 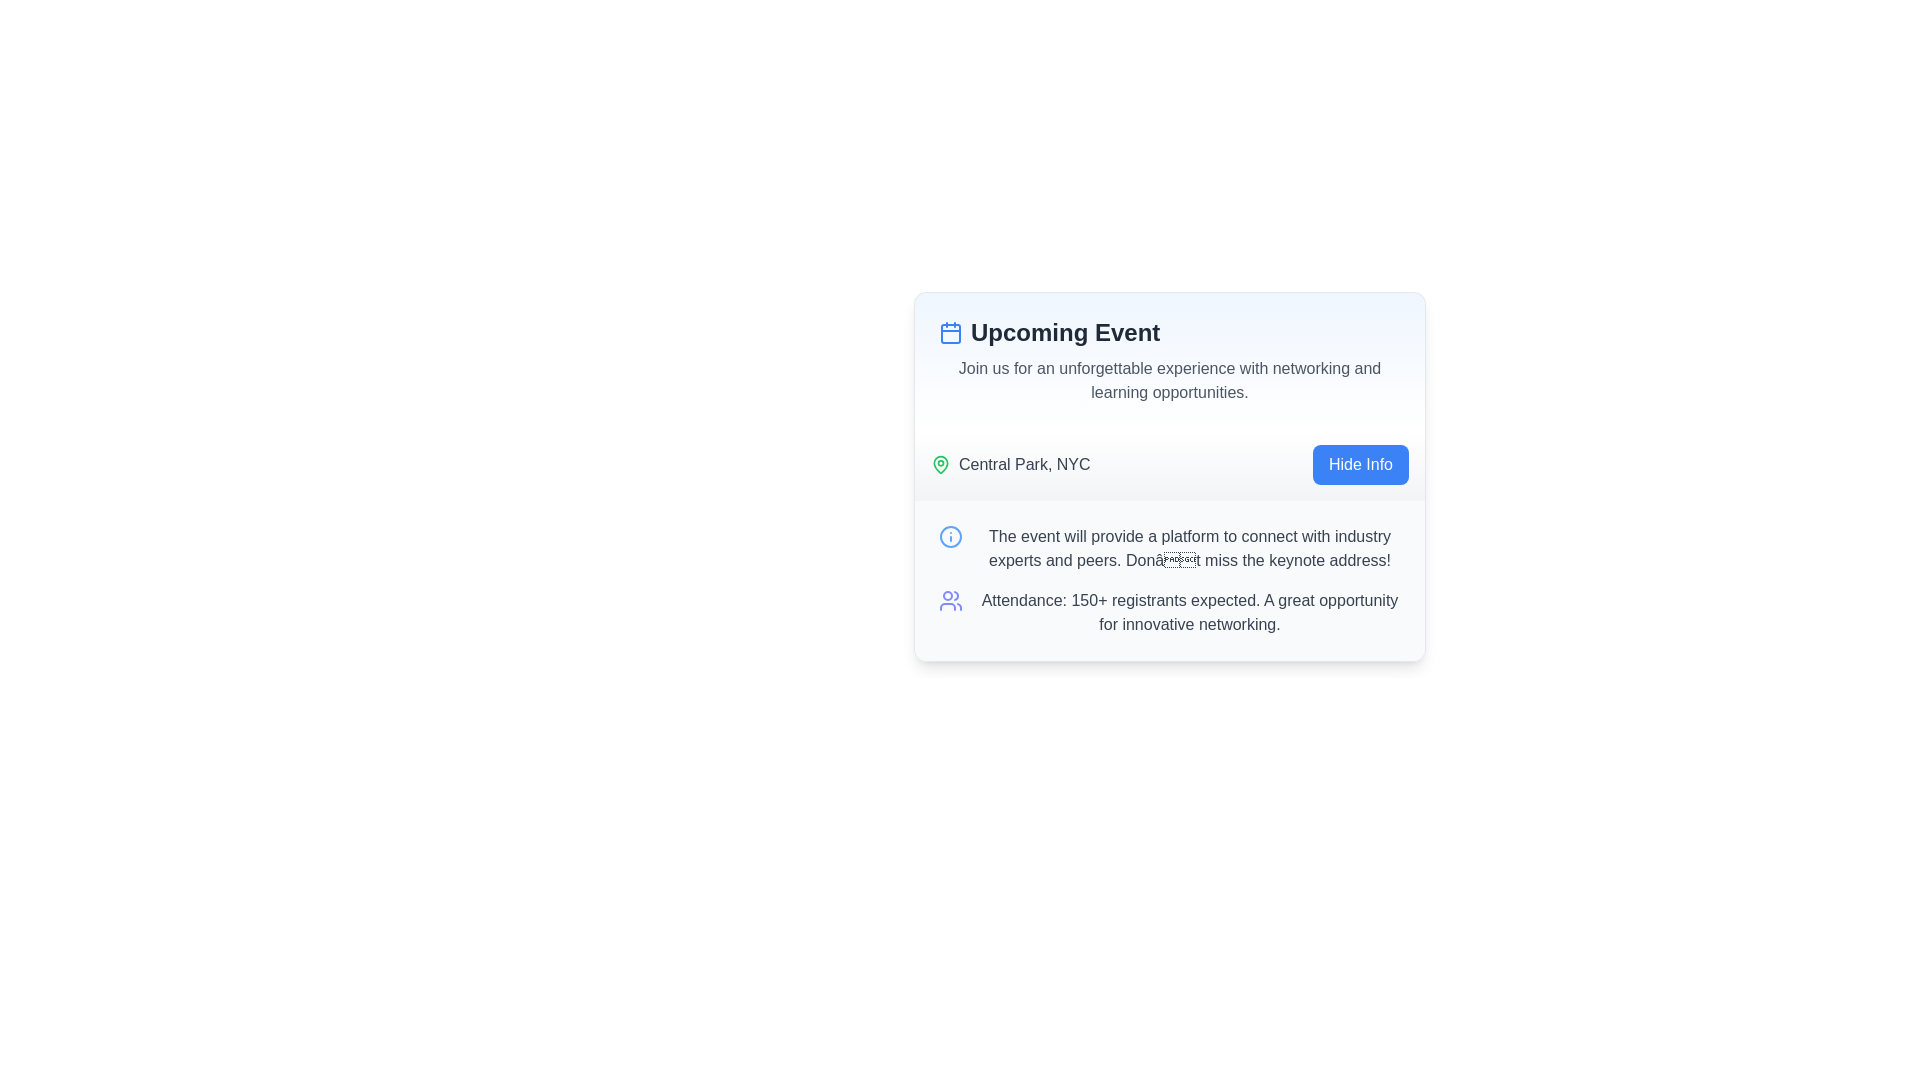 What do you see at coordinates (1170, 612) in the screenshot?
I see `the Text Block displaying 'Attendance: 150+ registrants expected. A great opportunity for innovative networking.'` at bounding box center [1170, 612].